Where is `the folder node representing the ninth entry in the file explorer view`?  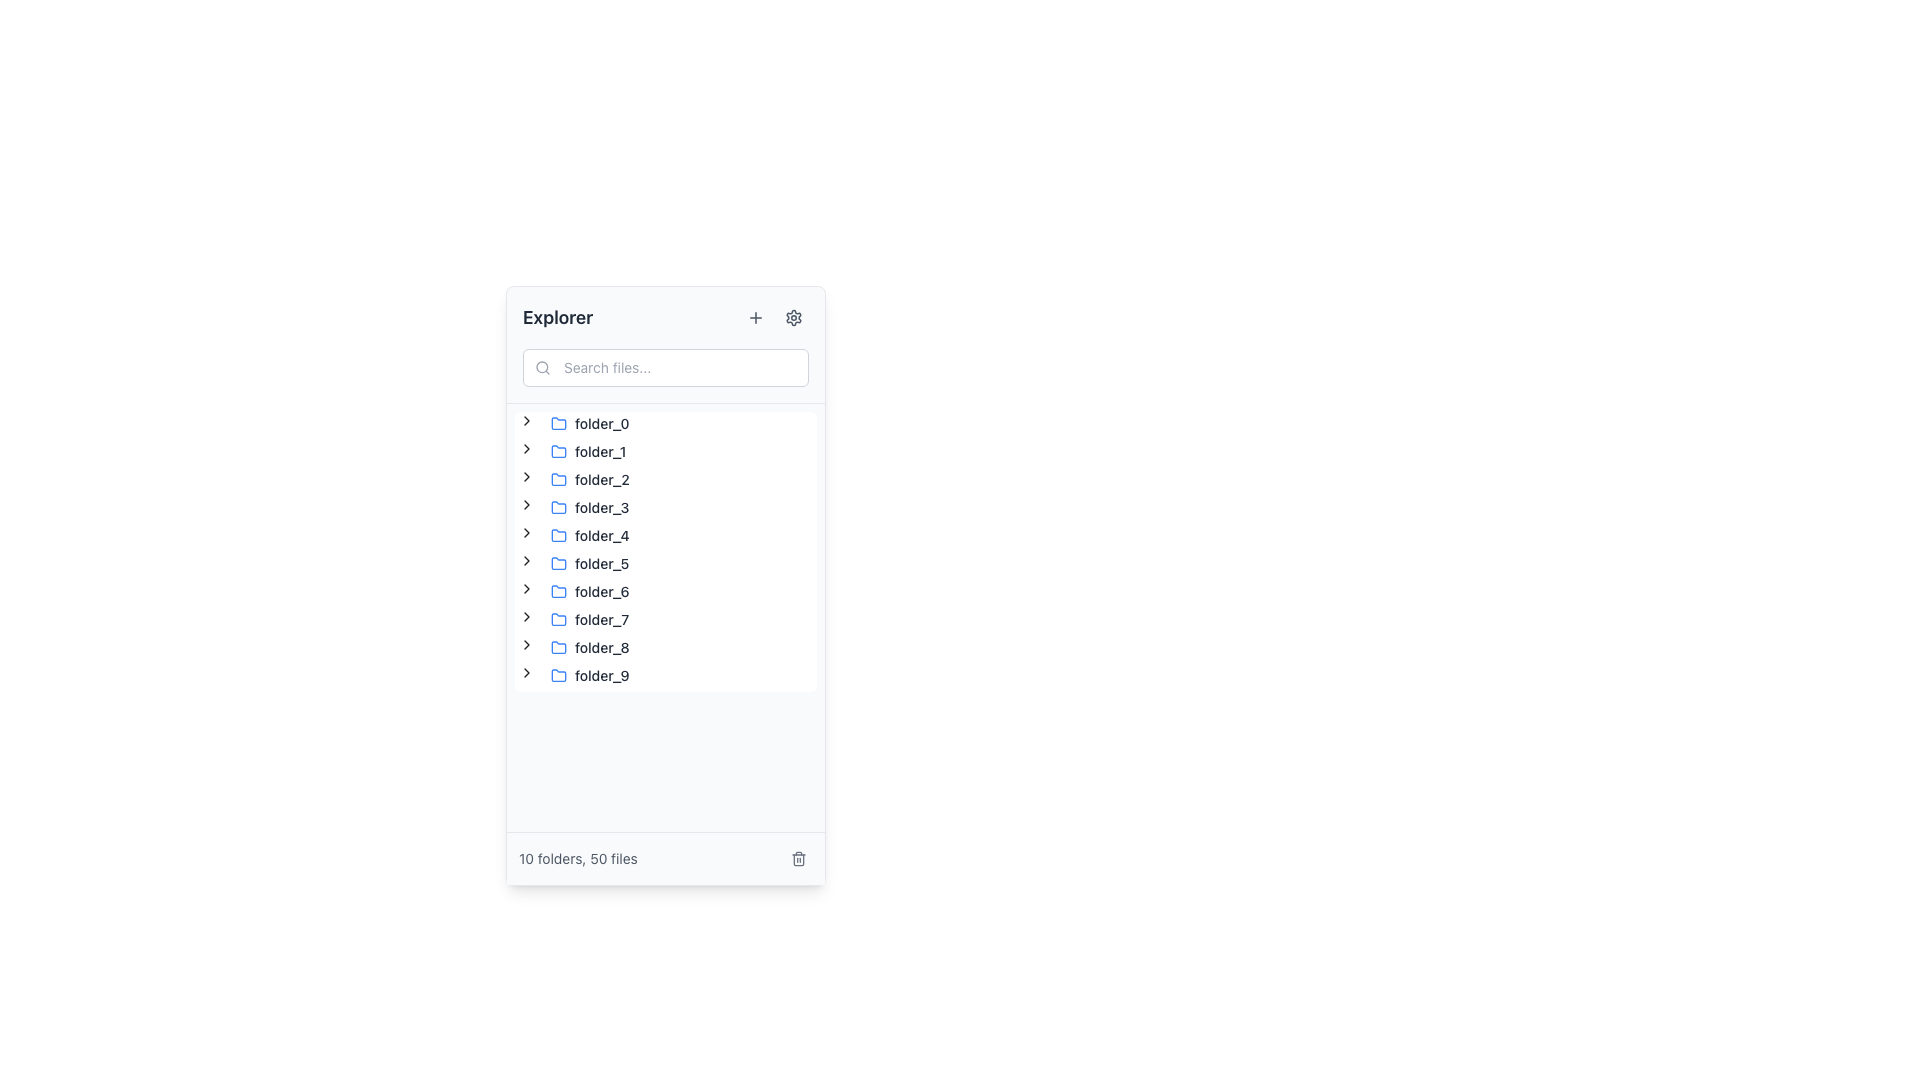
the folder node representing the ninth entry in the file explorer view is located at coordinates (575, 648).